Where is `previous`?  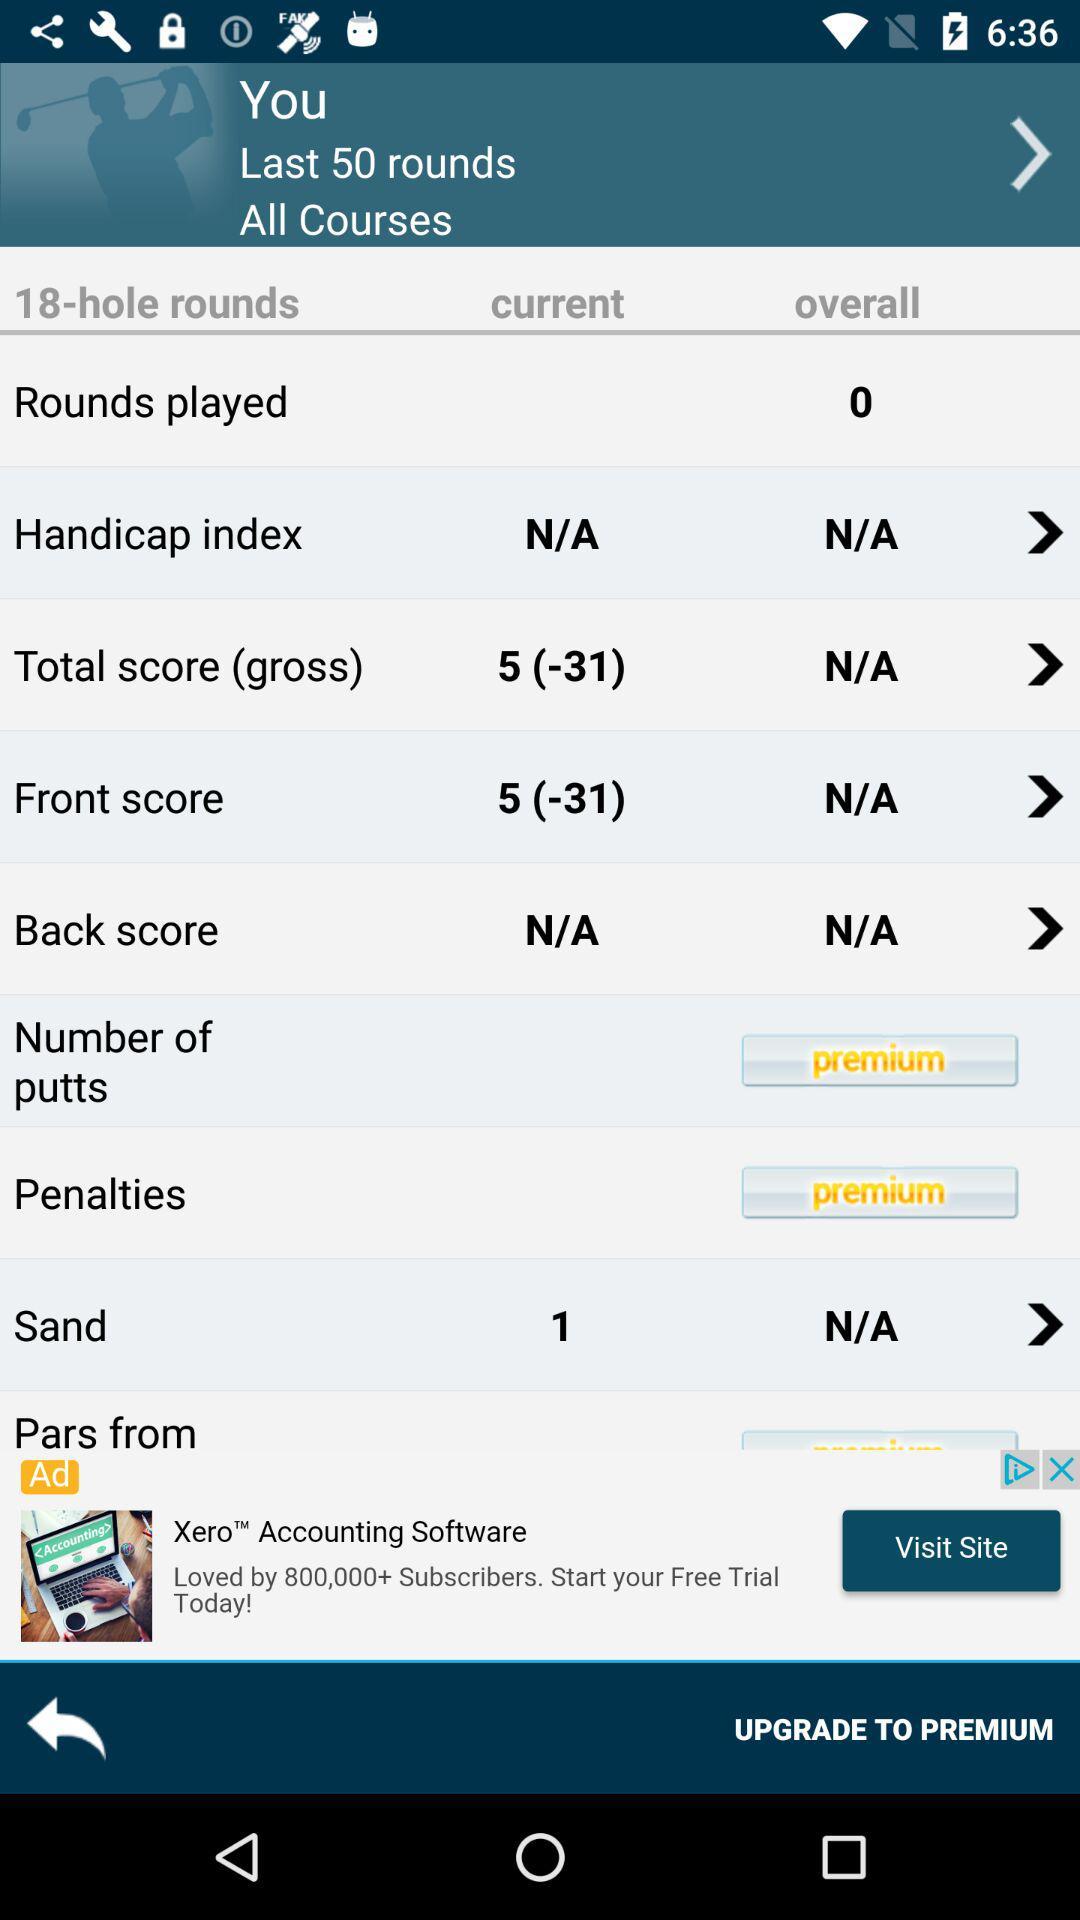
previous is located at coordinates (64, 1727).